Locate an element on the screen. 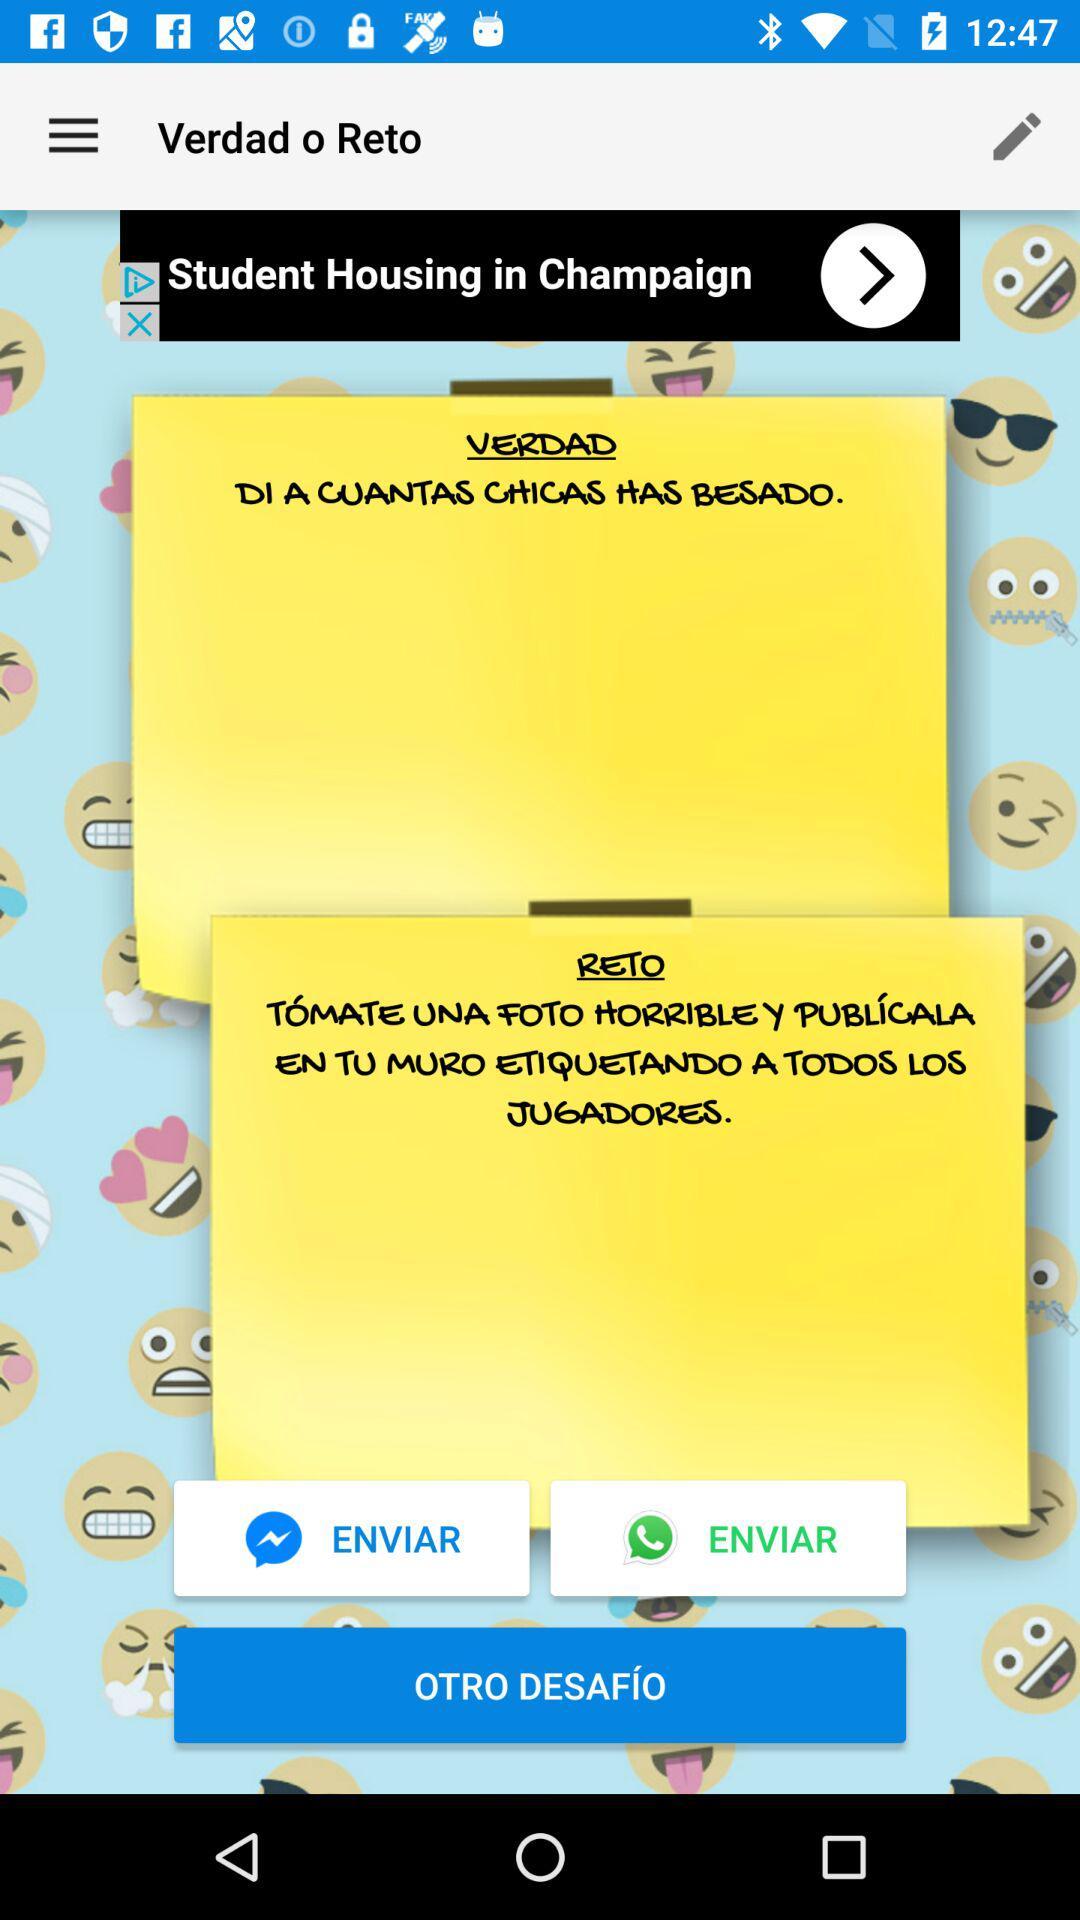 The width and height of the screenshot is (1080, 1920). adverisment selection is located at coordinates (540, 274).